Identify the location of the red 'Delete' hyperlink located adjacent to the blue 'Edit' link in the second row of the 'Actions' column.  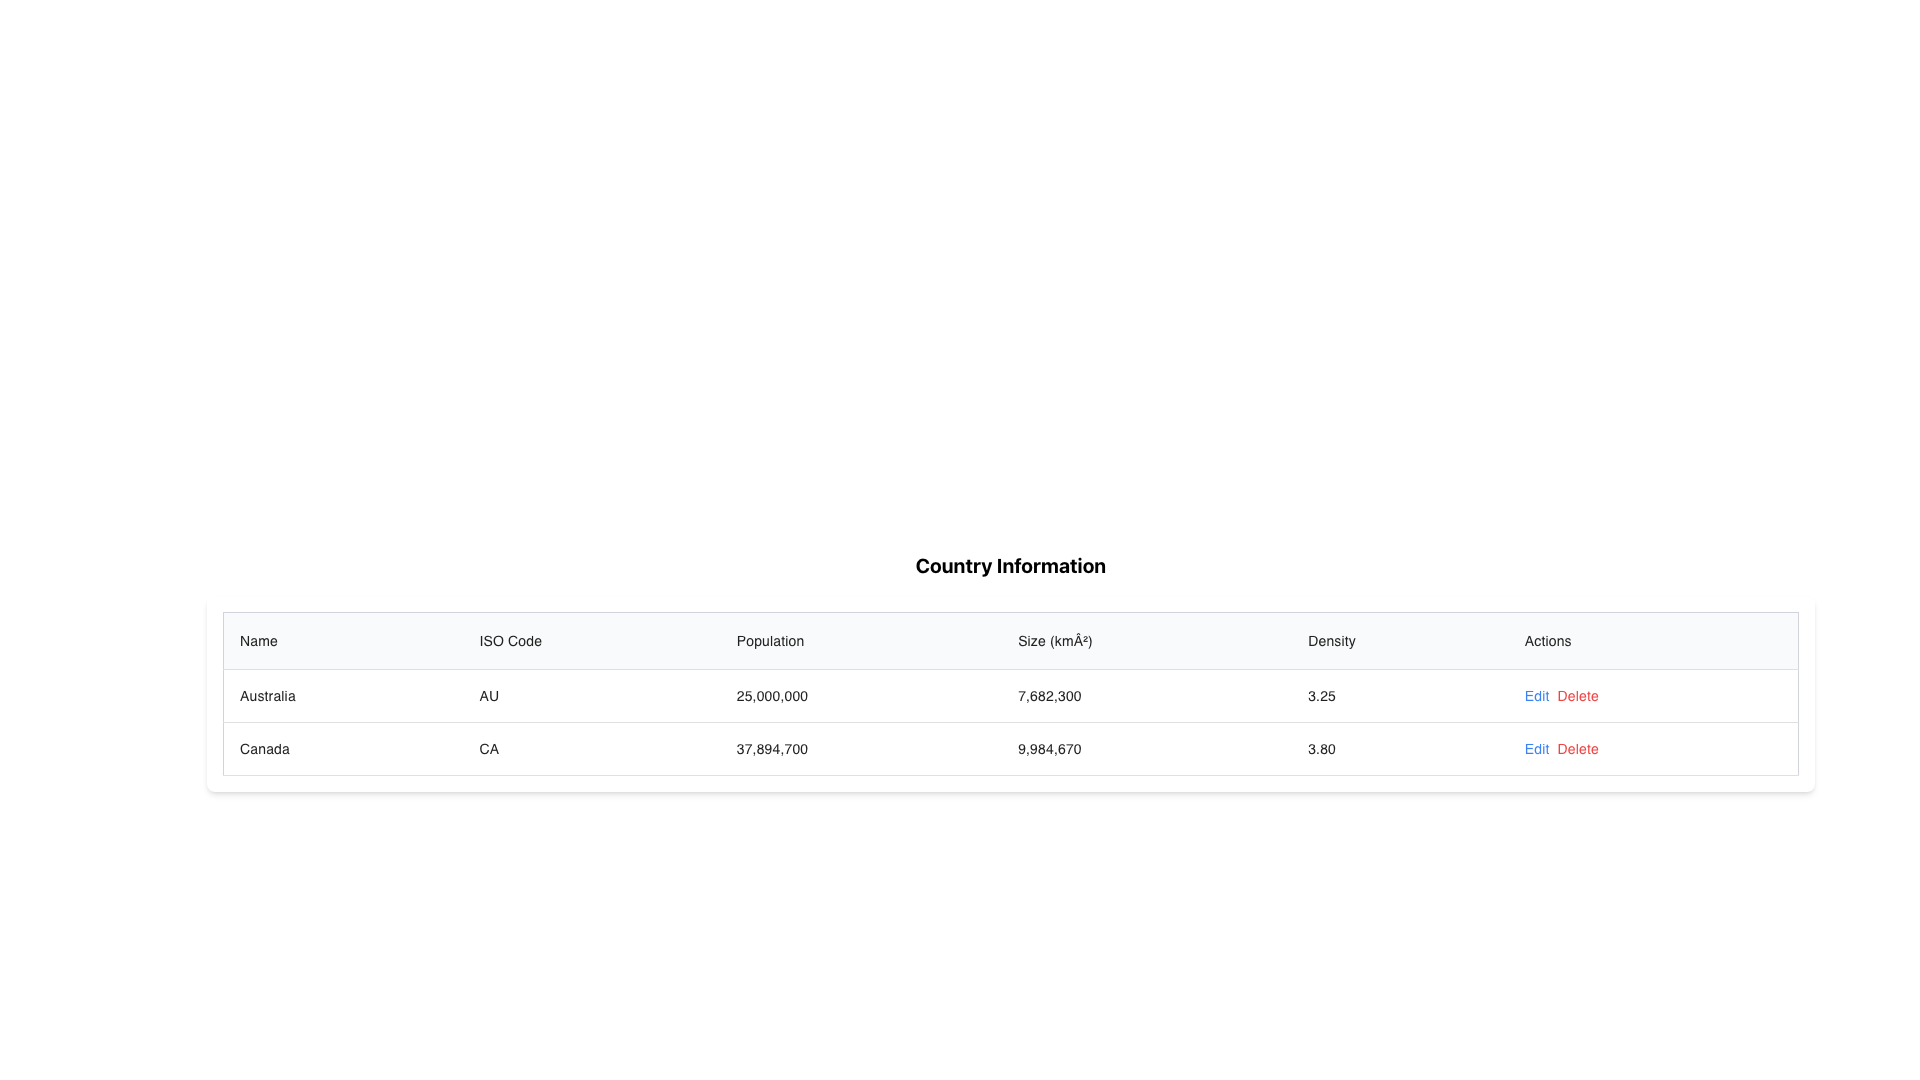
(1577, 748).